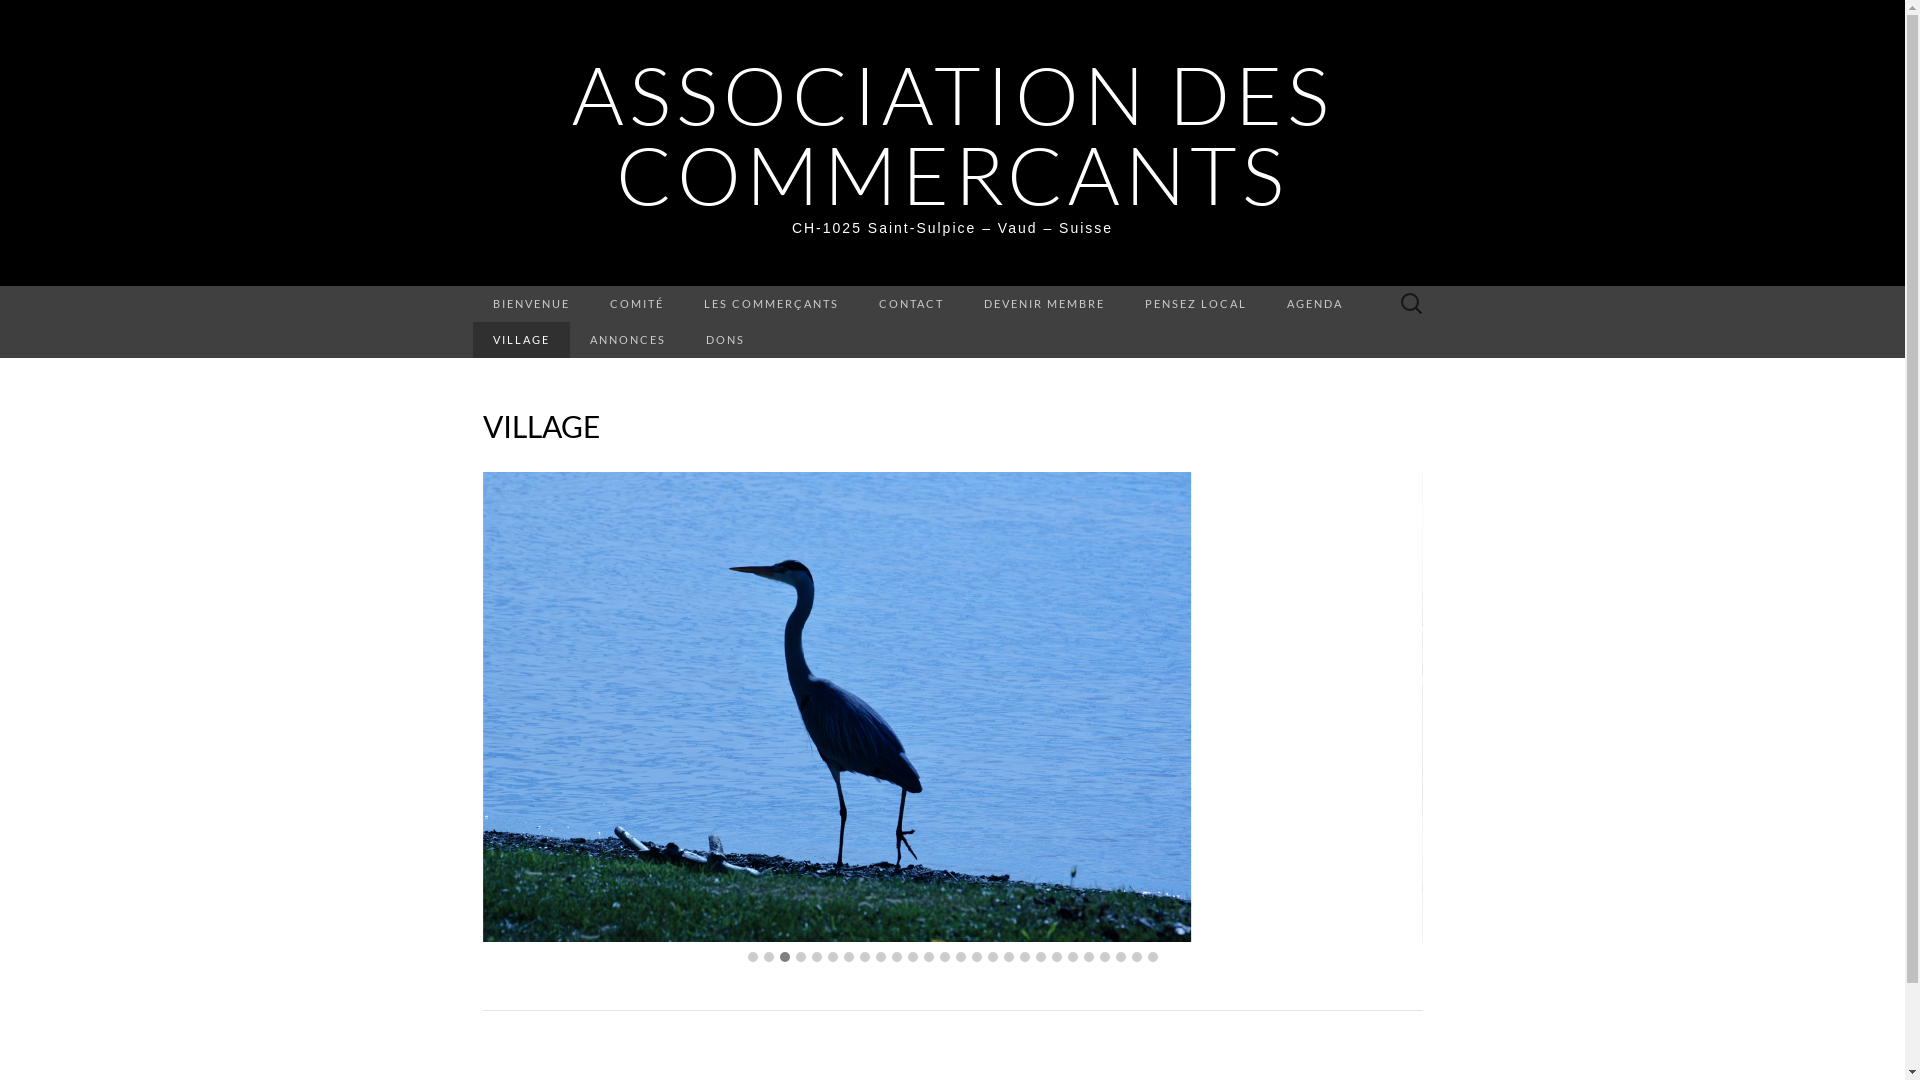  I want to click on 'AGENDA', so click(1265, 304).